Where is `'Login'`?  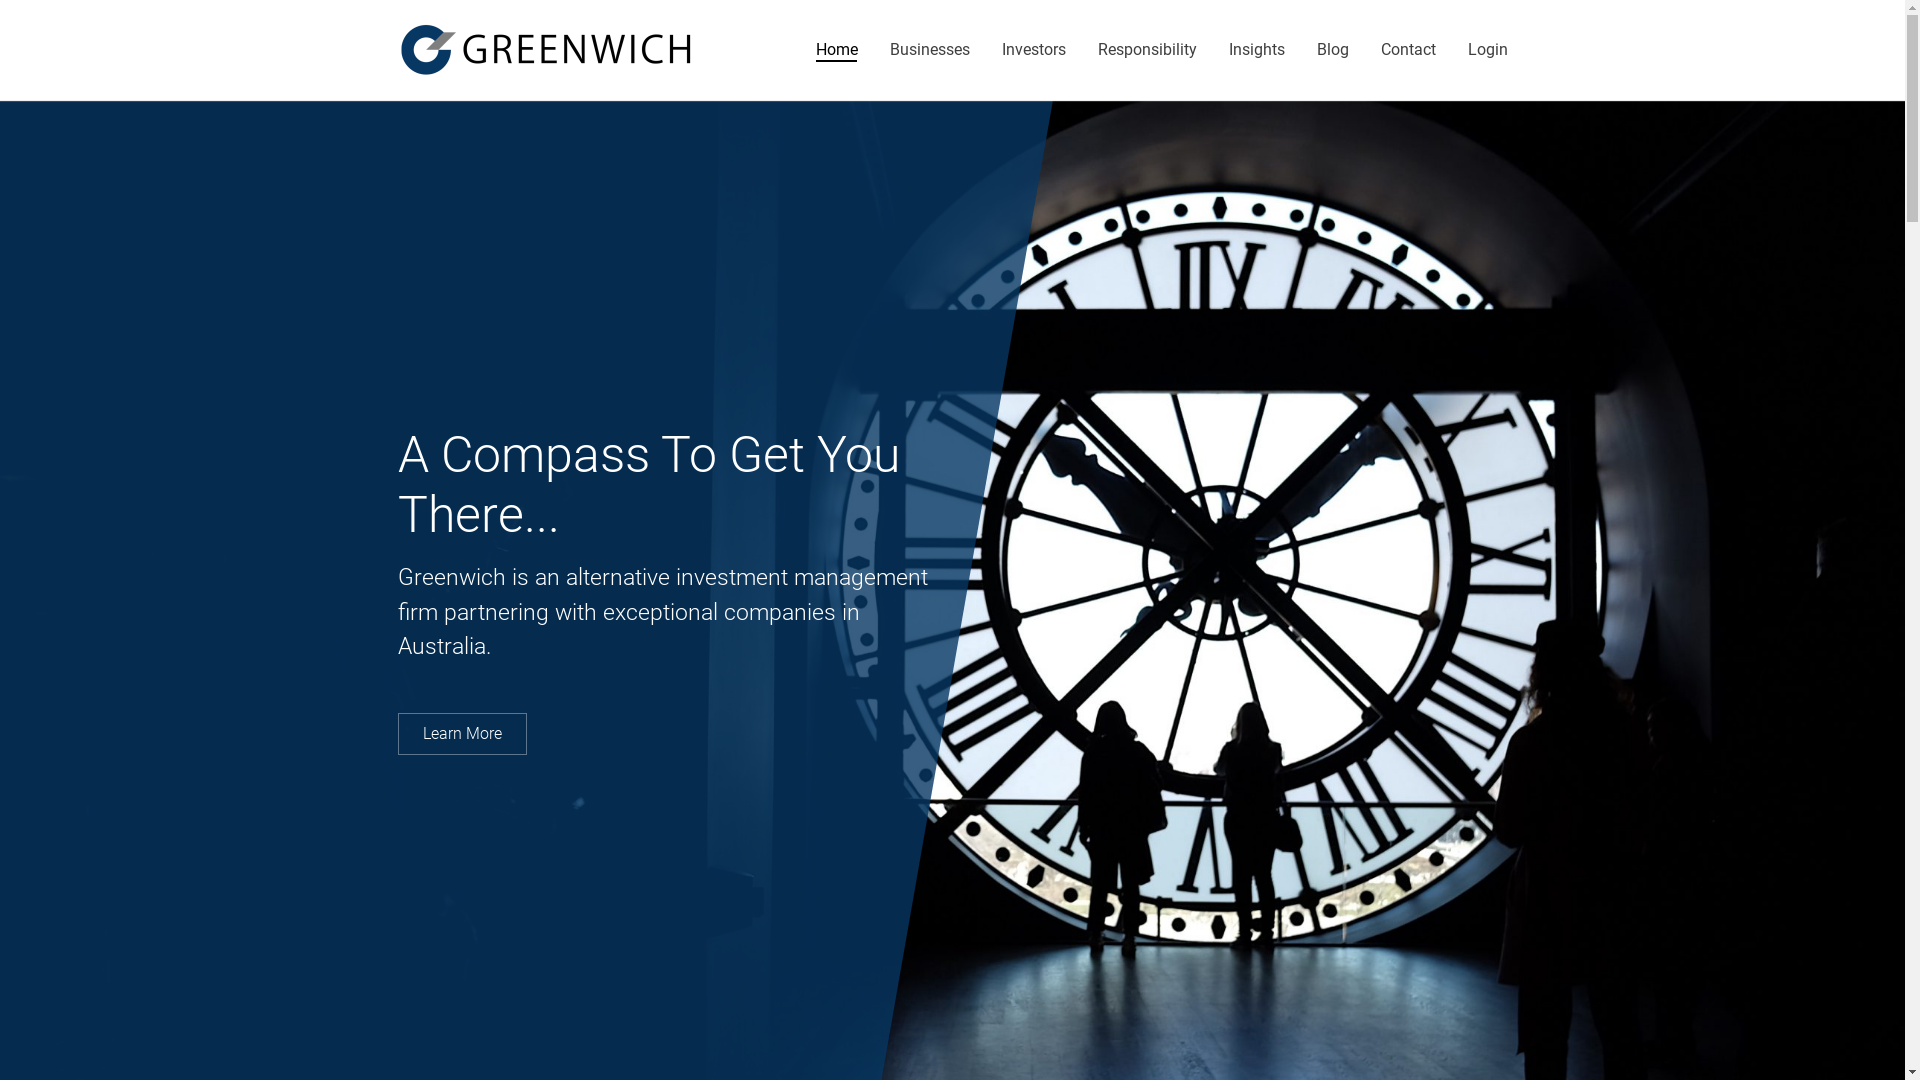
'Login' is located at coordinates (1488, 49).